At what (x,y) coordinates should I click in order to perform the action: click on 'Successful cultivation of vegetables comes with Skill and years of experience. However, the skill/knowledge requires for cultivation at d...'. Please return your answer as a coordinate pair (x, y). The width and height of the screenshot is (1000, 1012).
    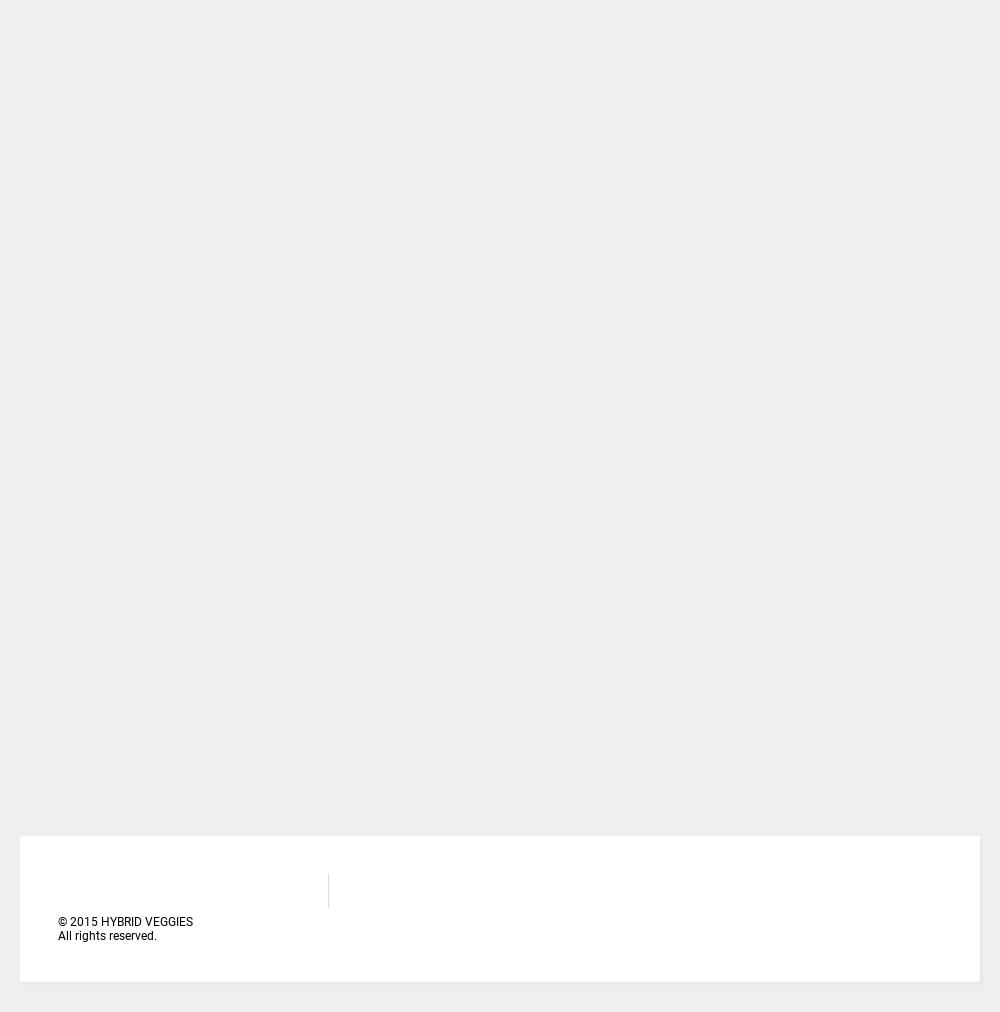
    Looking at the image, I should click on (444, 253).